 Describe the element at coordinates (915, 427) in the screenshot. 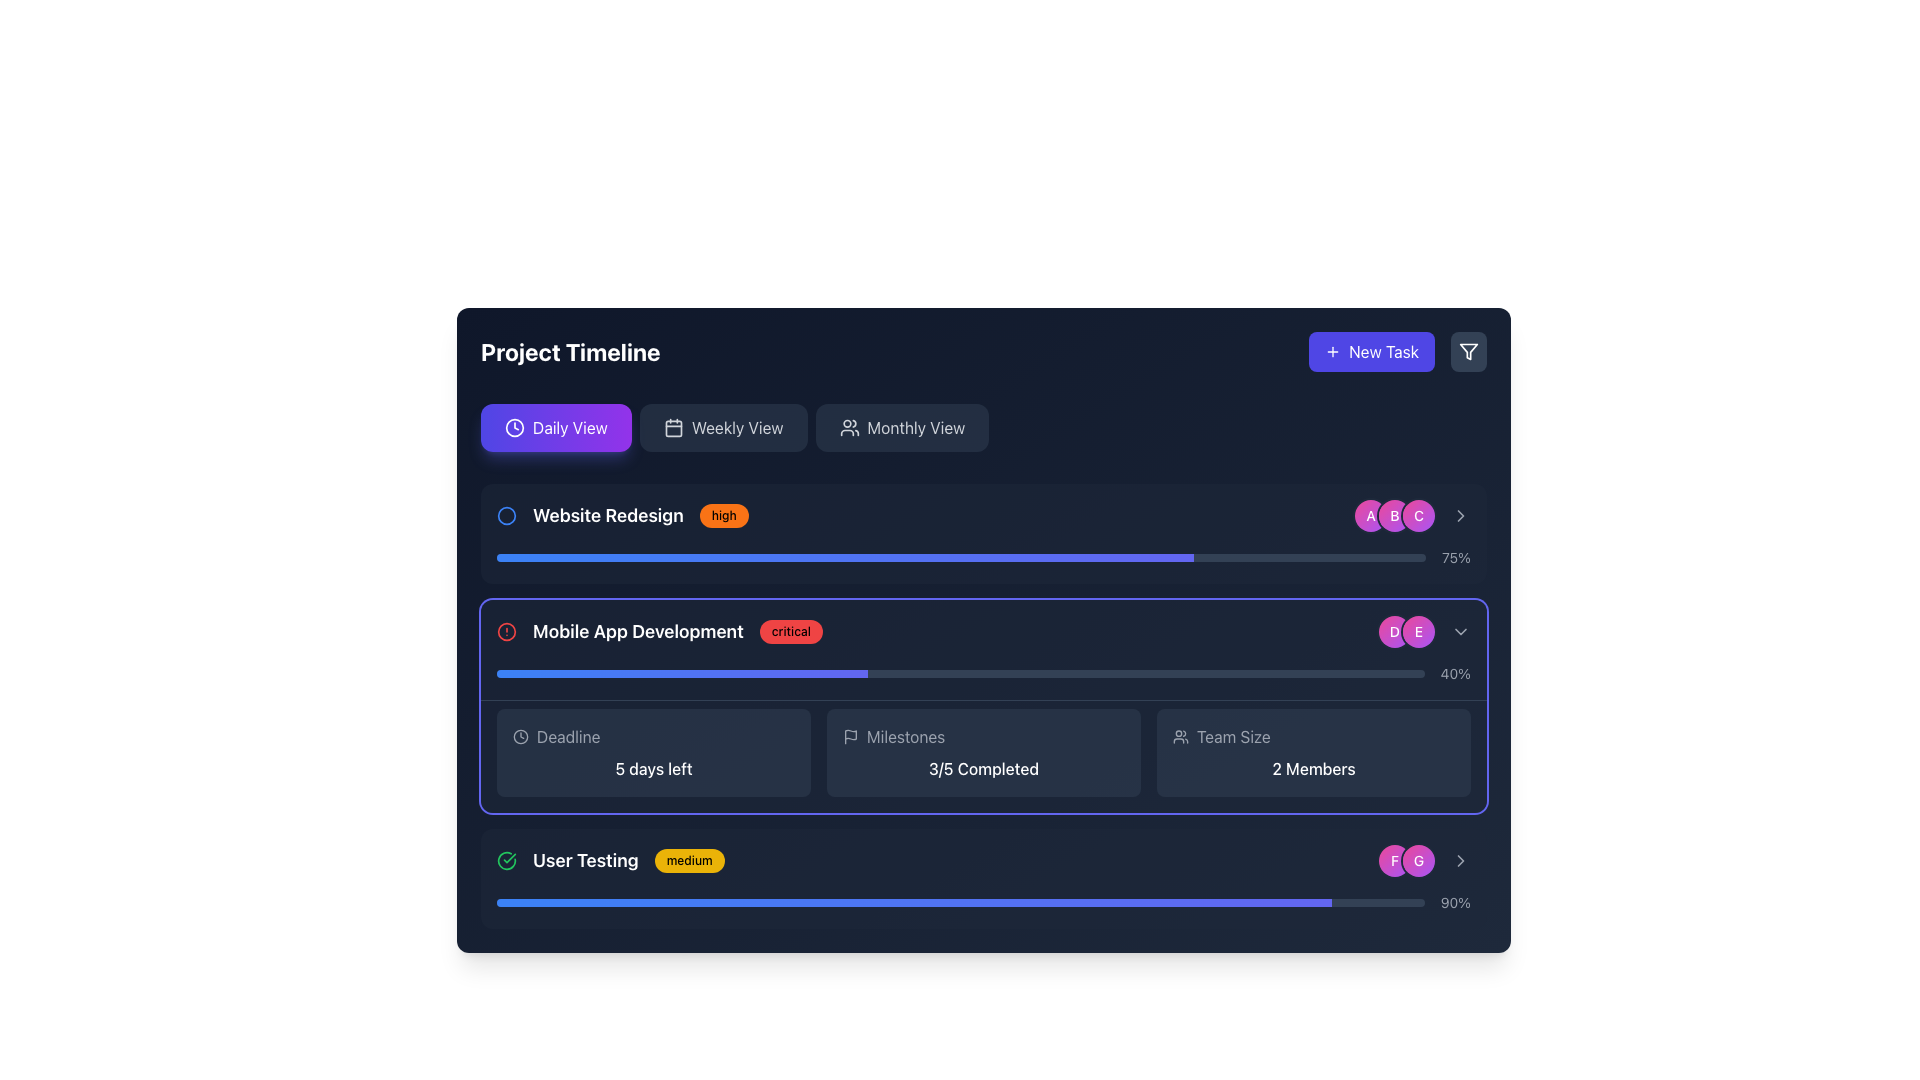

I see `the 'Monthly View' text label, which is displayed in light gray color on a dark background and is part of the navigation tab selection interface` at that location.